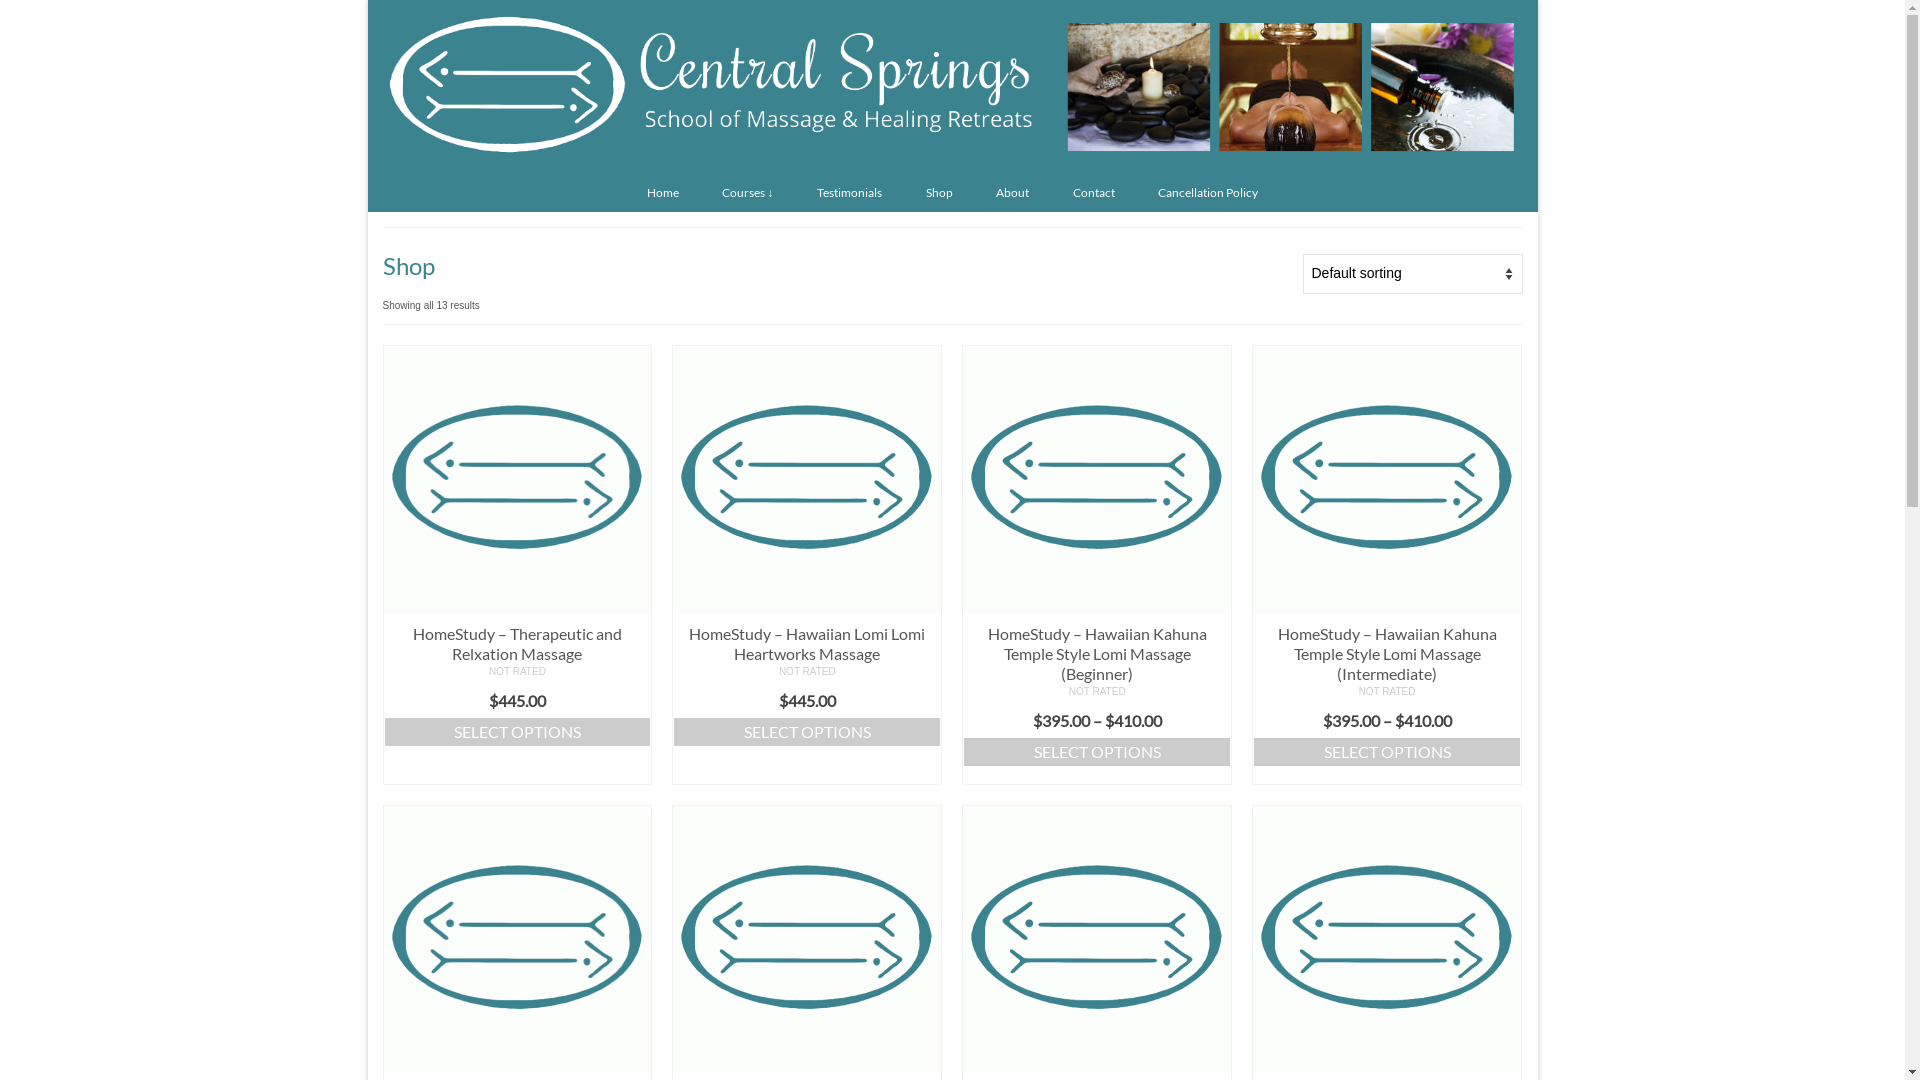 The height and width of the screenshot is (1080, 1920). What do you see at coordinates (1012, 192) in the screenshot?
I see `'About'` at bounding box center [1012, 192].